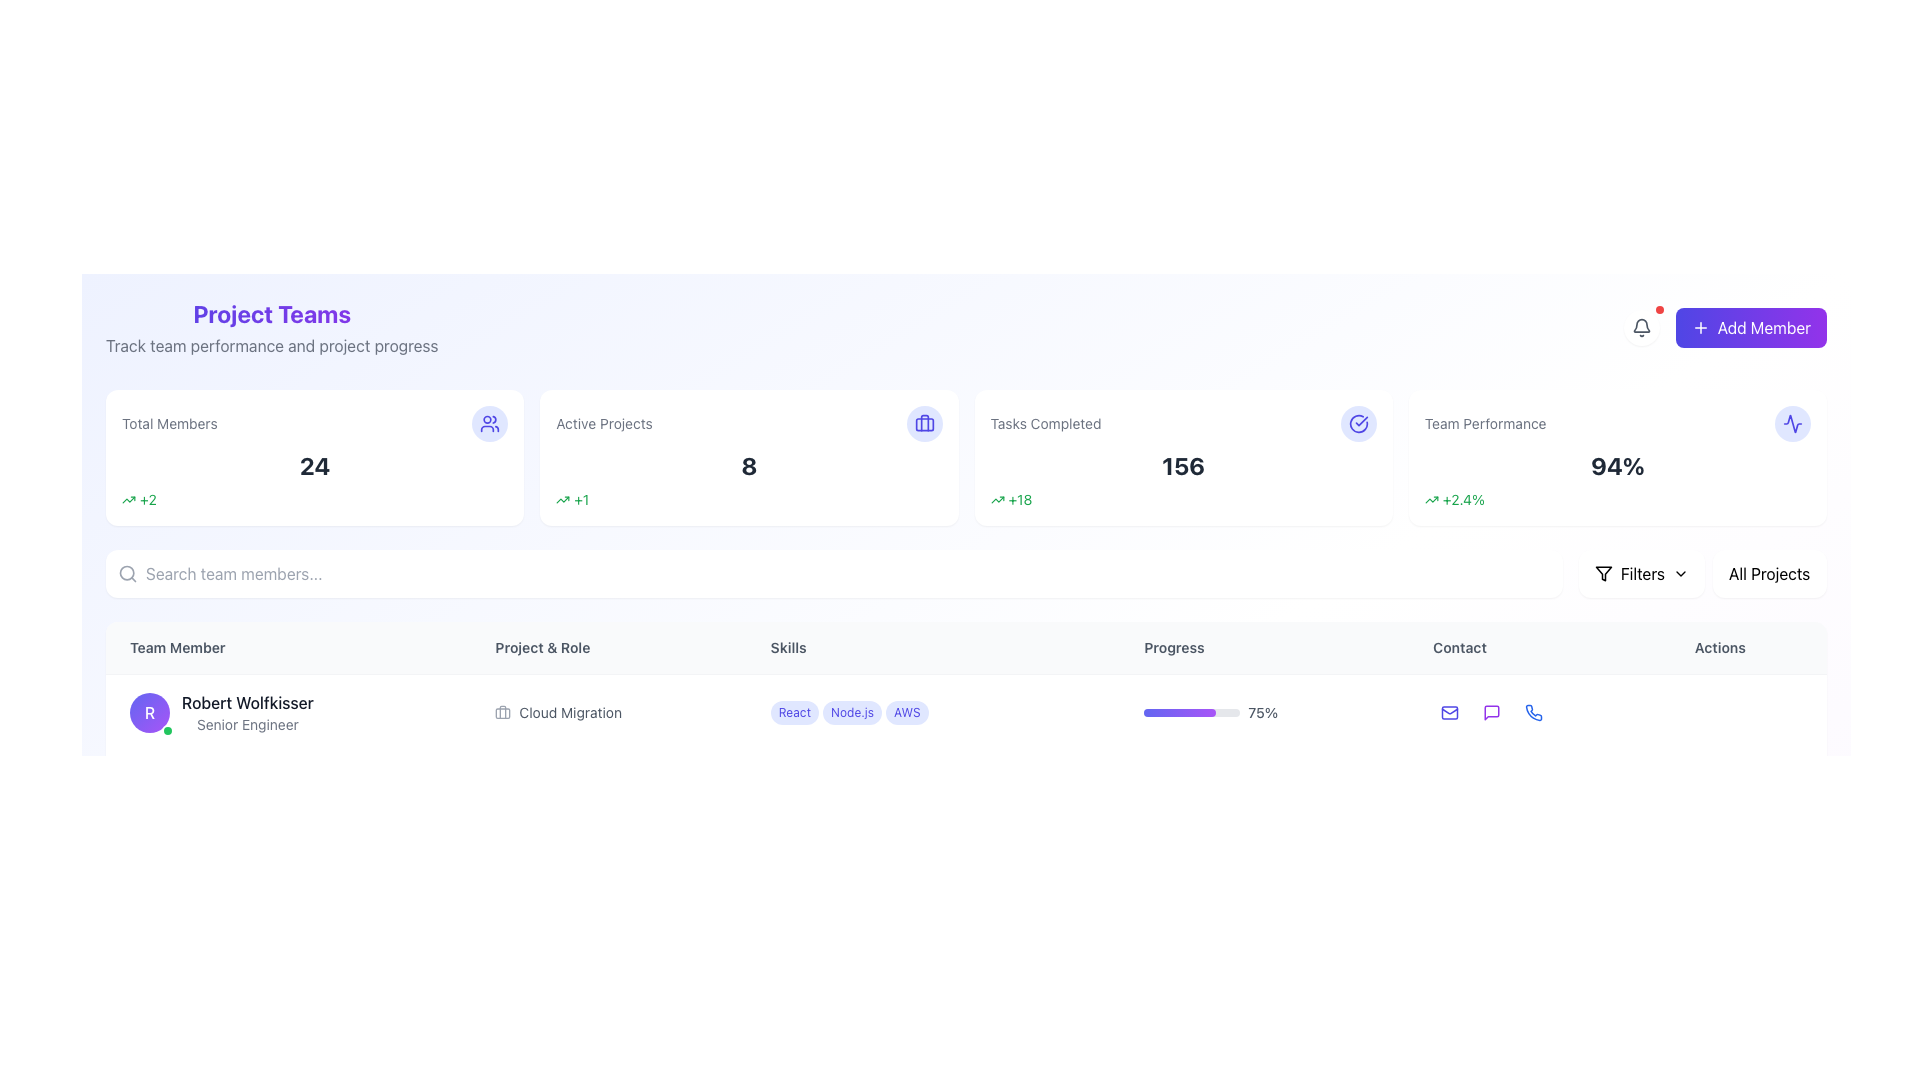 This screenshot has width=1920, height=1080. I want to click on the small circular icon with a light indigo background and a briefcase symbol, located in the 'Active Projects' section next to the number '8', so click(923, 423).